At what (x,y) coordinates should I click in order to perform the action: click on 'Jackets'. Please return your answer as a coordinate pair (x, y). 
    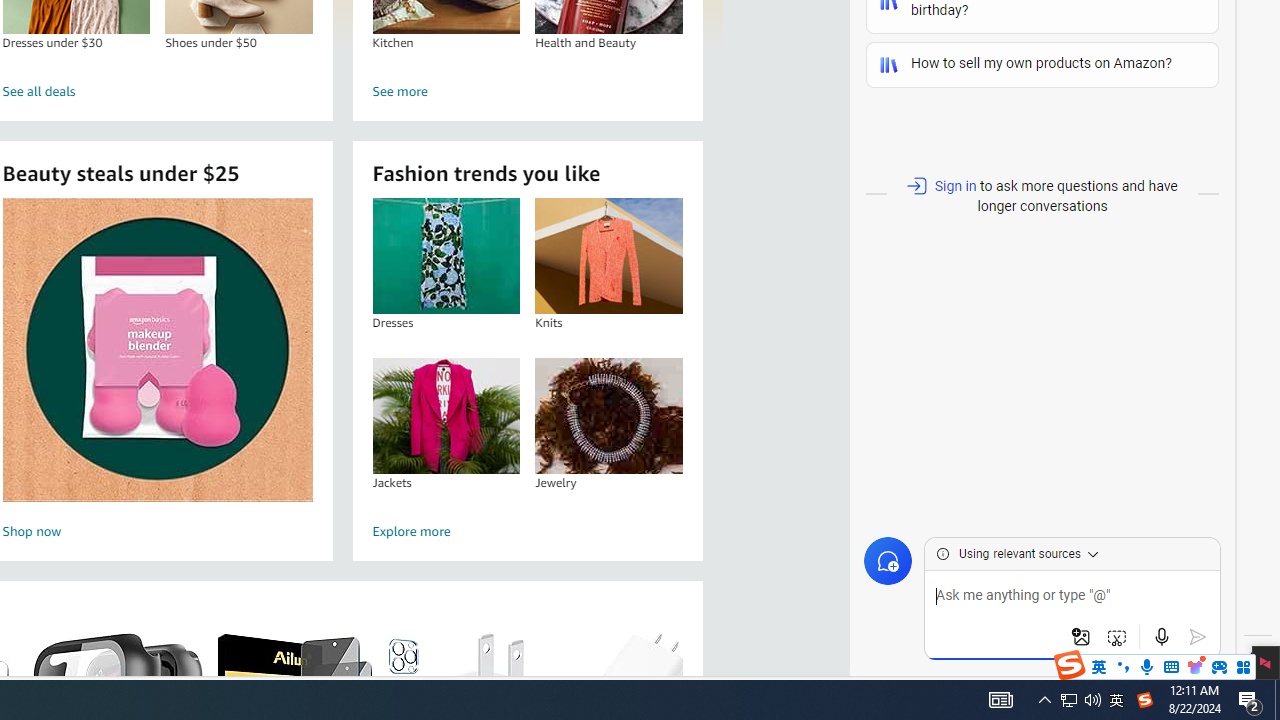
    Looking at the image, I should click on (445, 414).